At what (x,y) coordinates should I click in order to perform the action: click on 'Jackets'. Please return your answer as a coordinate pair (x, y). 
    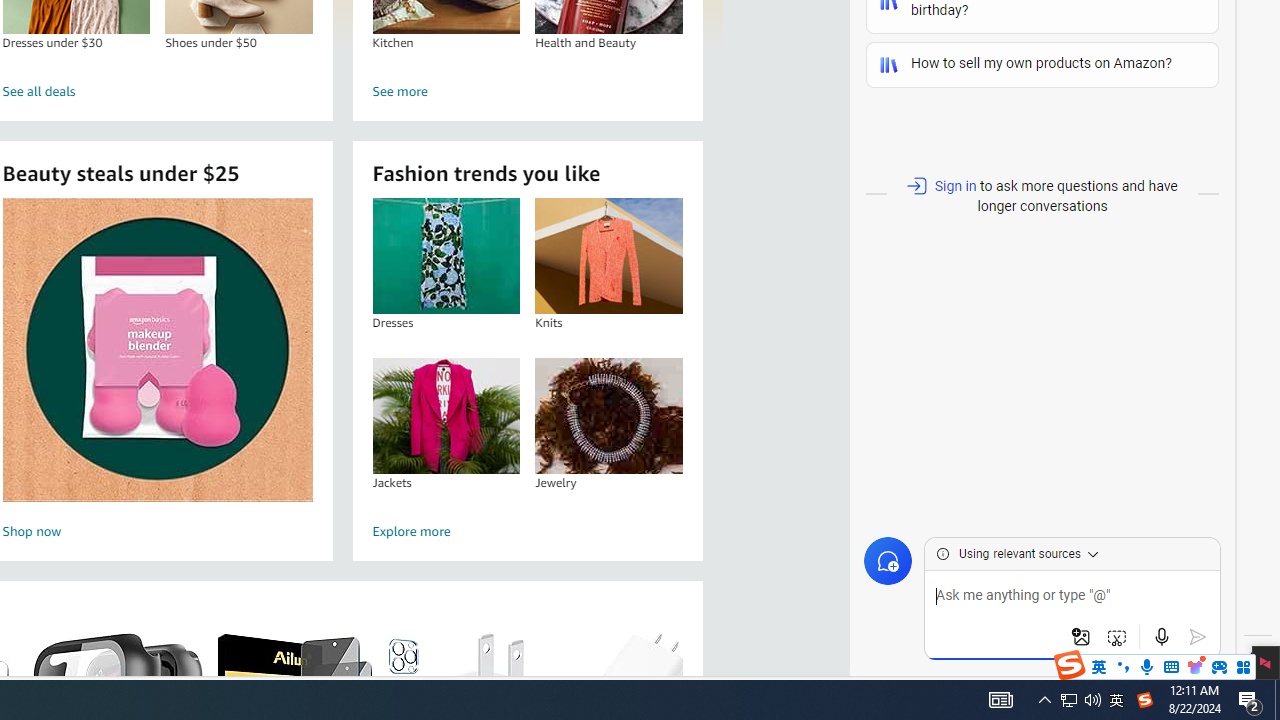
    Looking at the image, I should click on (445, 414).